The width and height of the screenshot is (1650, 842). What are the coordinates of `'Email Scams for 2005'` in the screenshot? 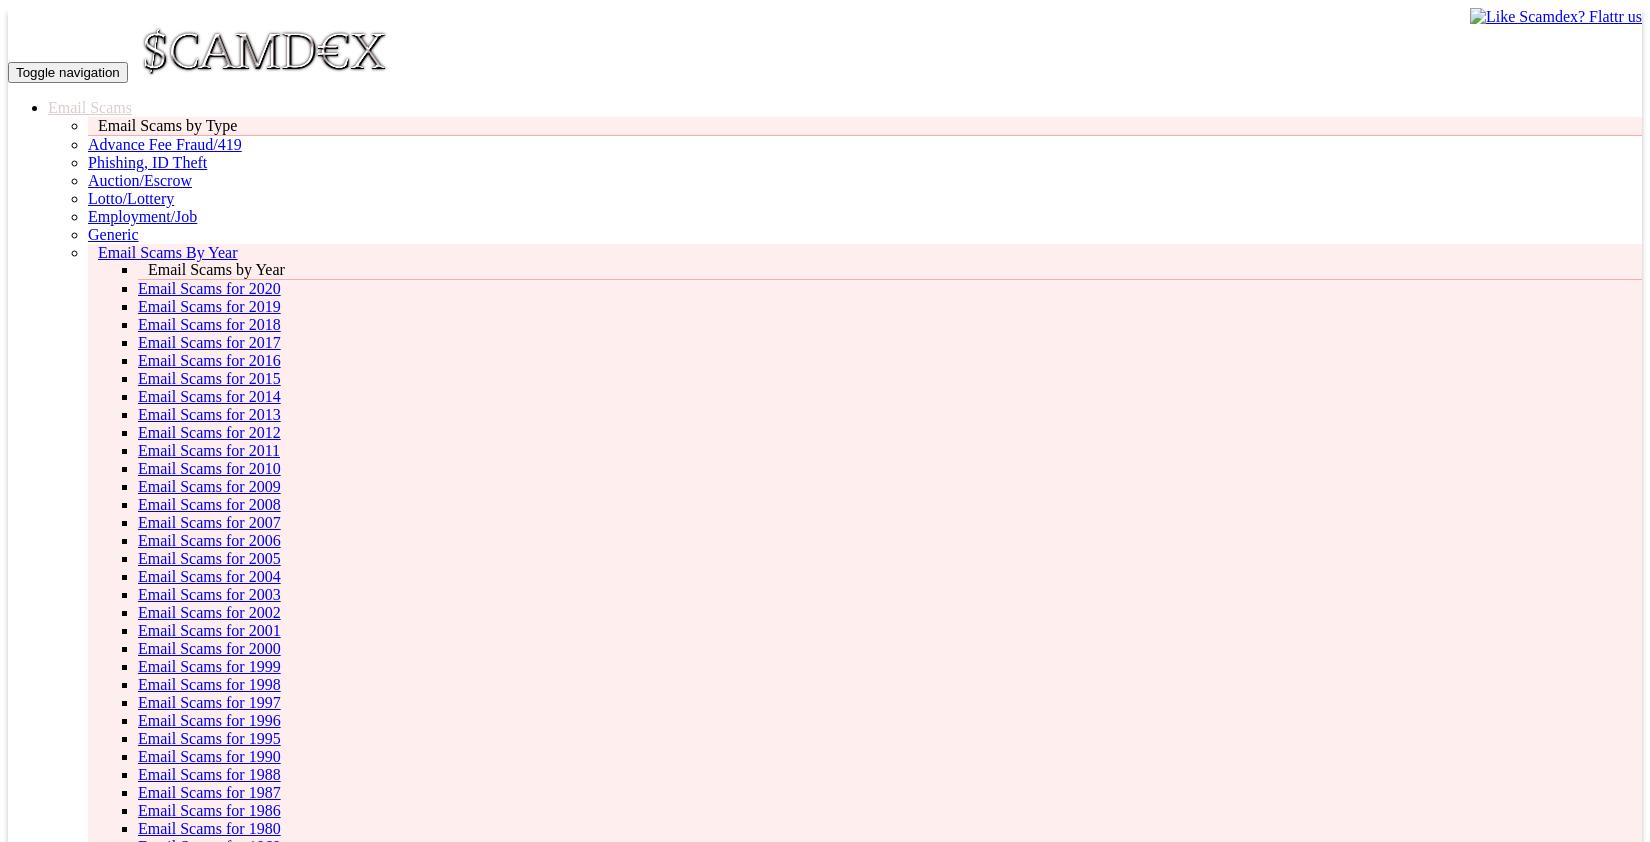 It's located at (209, 557).